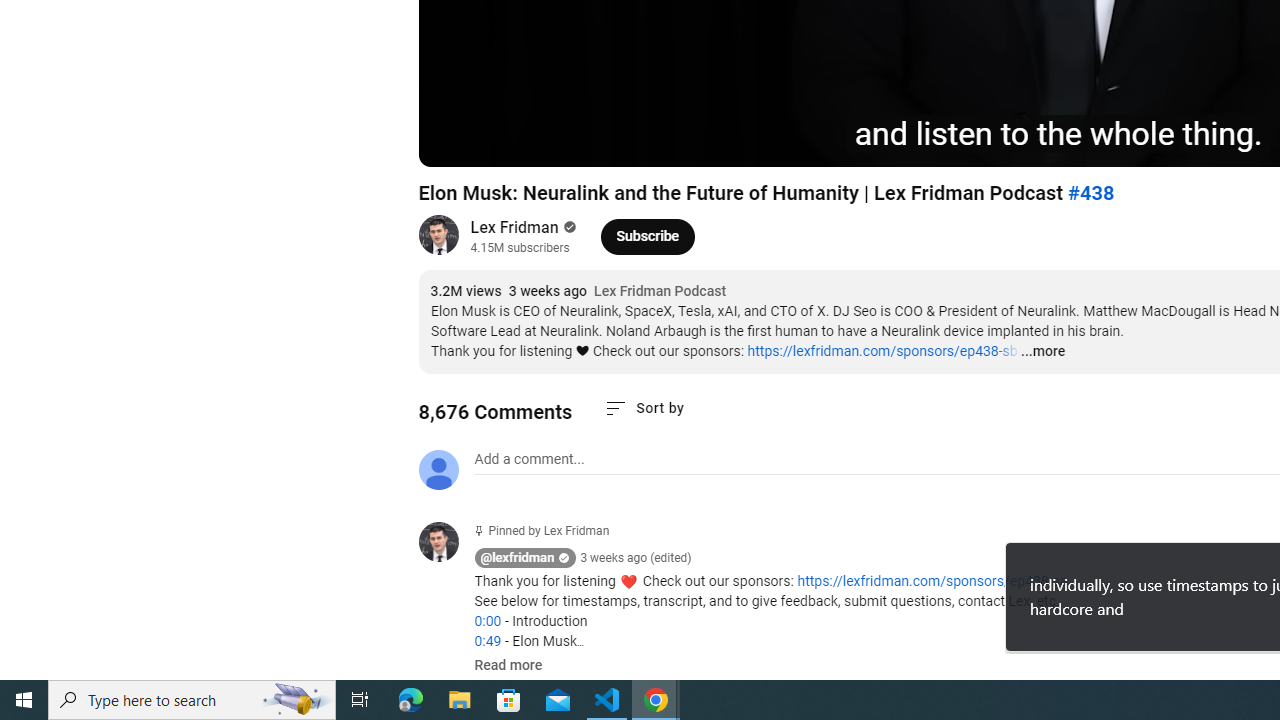 Image resolution: width=1280 pixels, height=720 pixels. Describe the element at coordinates (487, 620) in the screenshot. I see `'0:00'` at that location.